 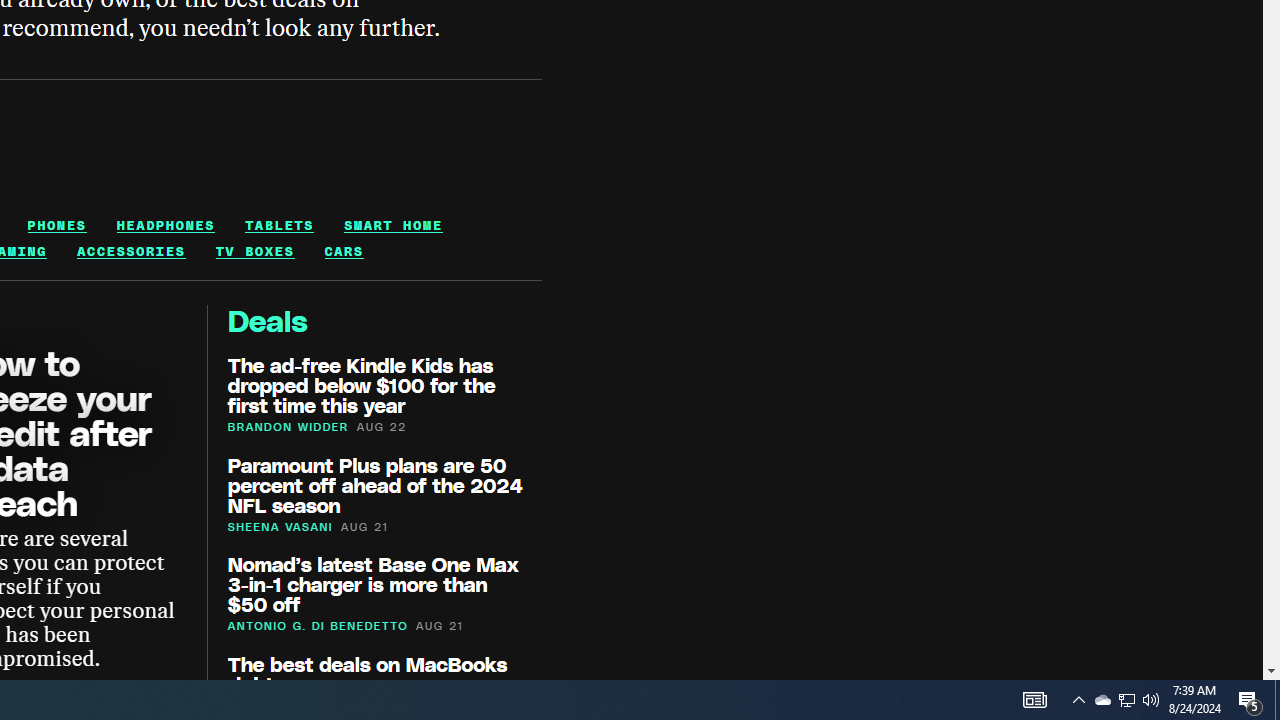 What do you see at coordinates (56, 225) in the screenshot?
I see `'PHONES'` at bounding box center [56, 225].